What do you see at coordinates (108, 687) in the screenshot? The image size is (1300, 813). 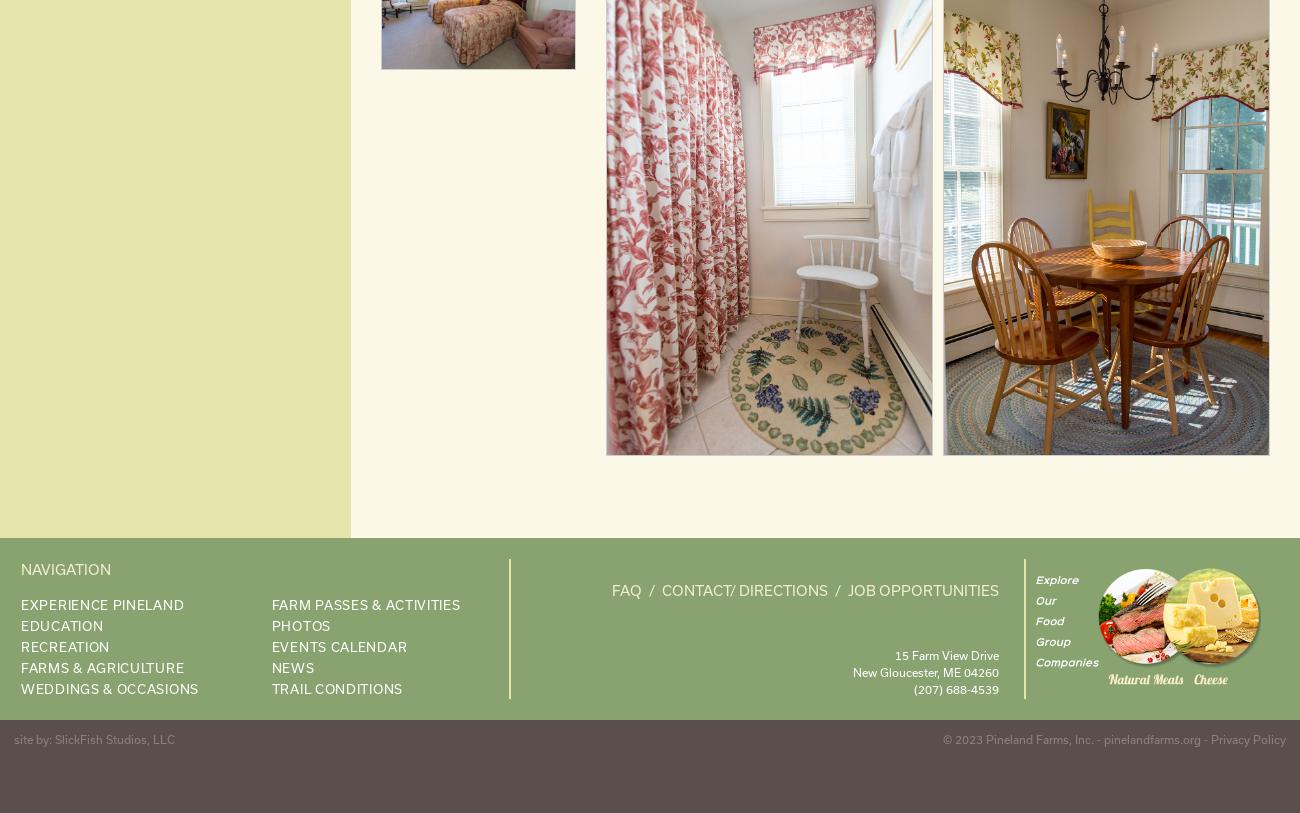 I see `'Weddings & Occasions'` at bounding box center [108, 687].